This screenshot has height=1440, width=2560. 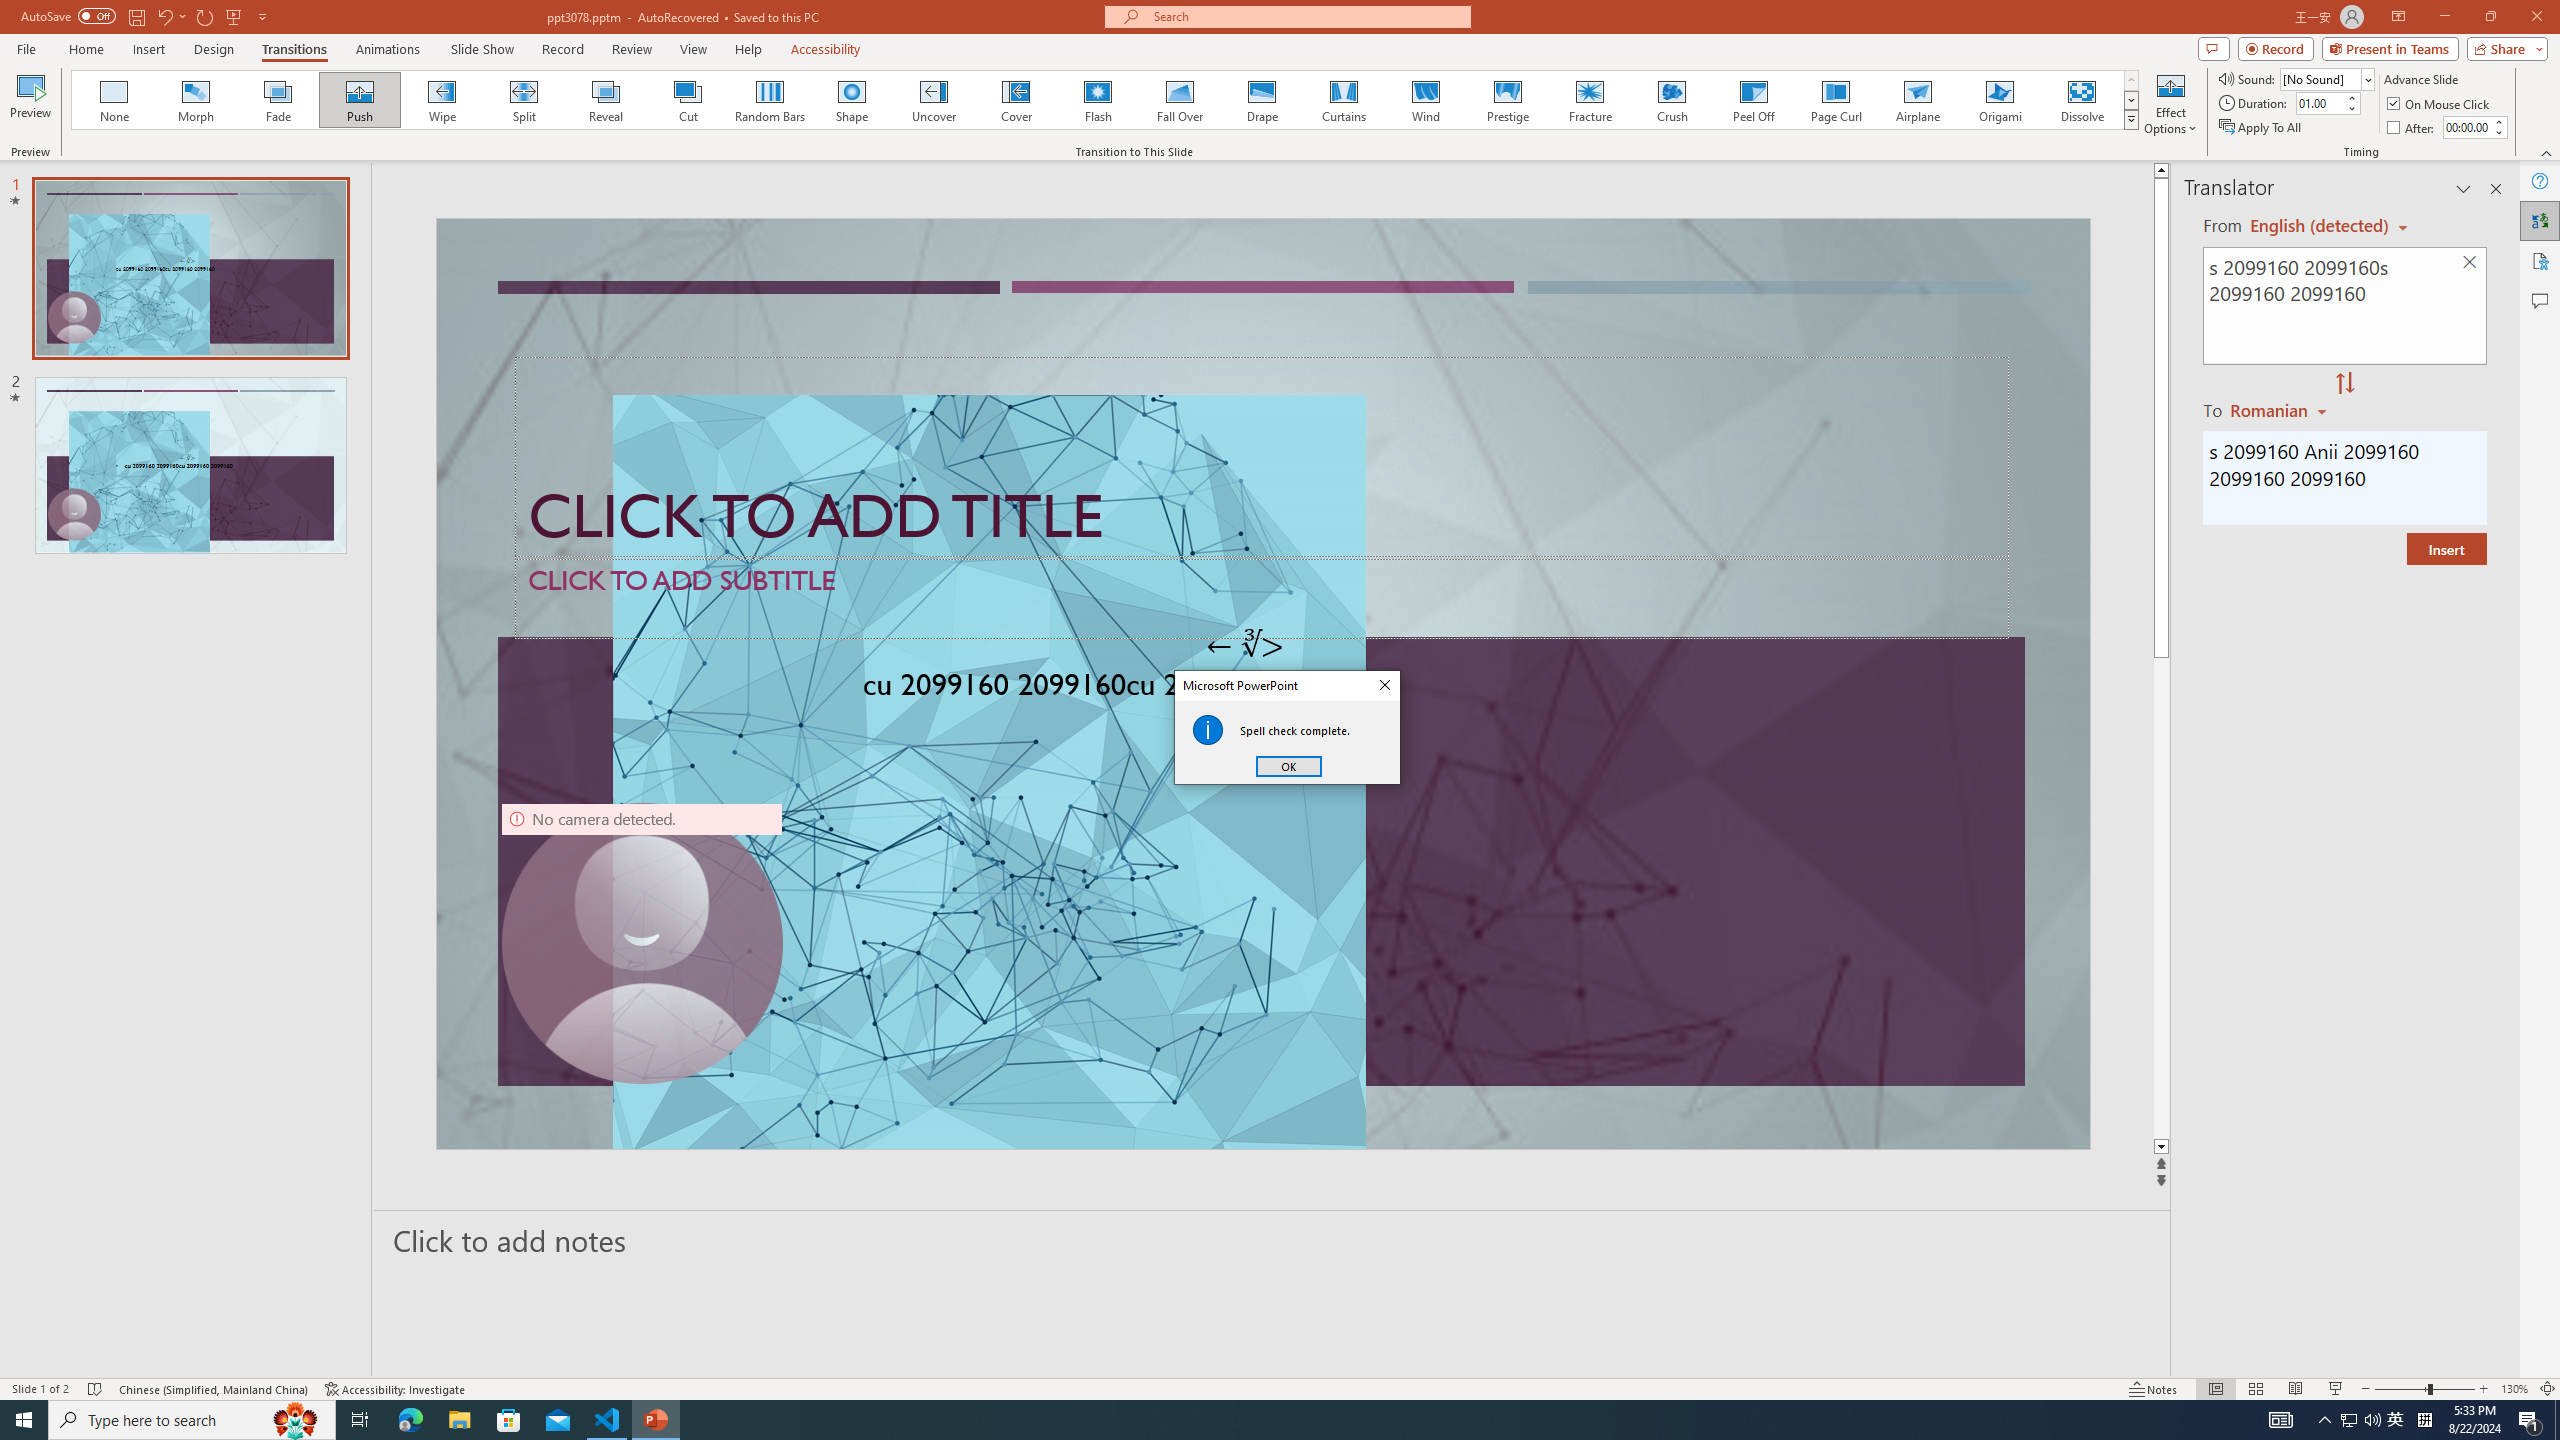 What do you see at coordinates (1589, 99) in the screenshot?
I see `'Fracture'` at bounding box center [1589, 99].